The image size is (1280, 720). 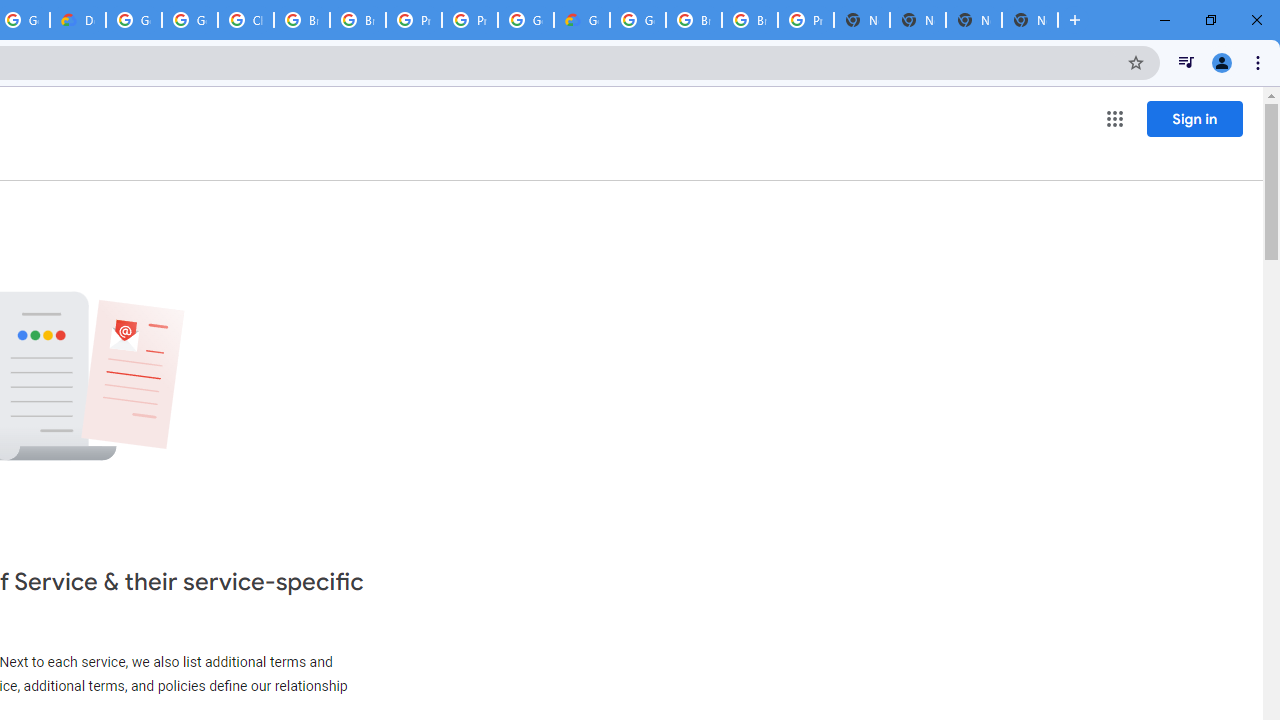 I want to click on 'Google Cloud Estimate Summary', so click(x=581, y=20).